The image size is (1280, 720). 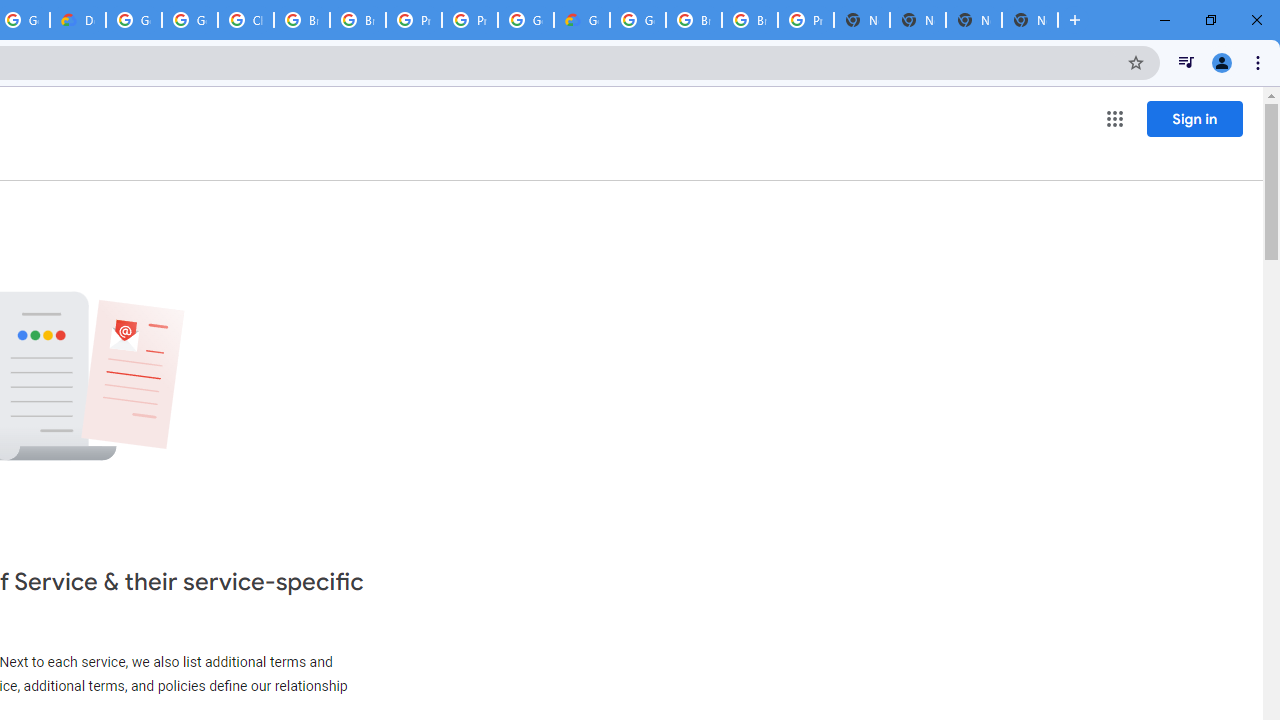 I want to click on 'Google Cloud Estimate Summary', so click(x=581, y=20).